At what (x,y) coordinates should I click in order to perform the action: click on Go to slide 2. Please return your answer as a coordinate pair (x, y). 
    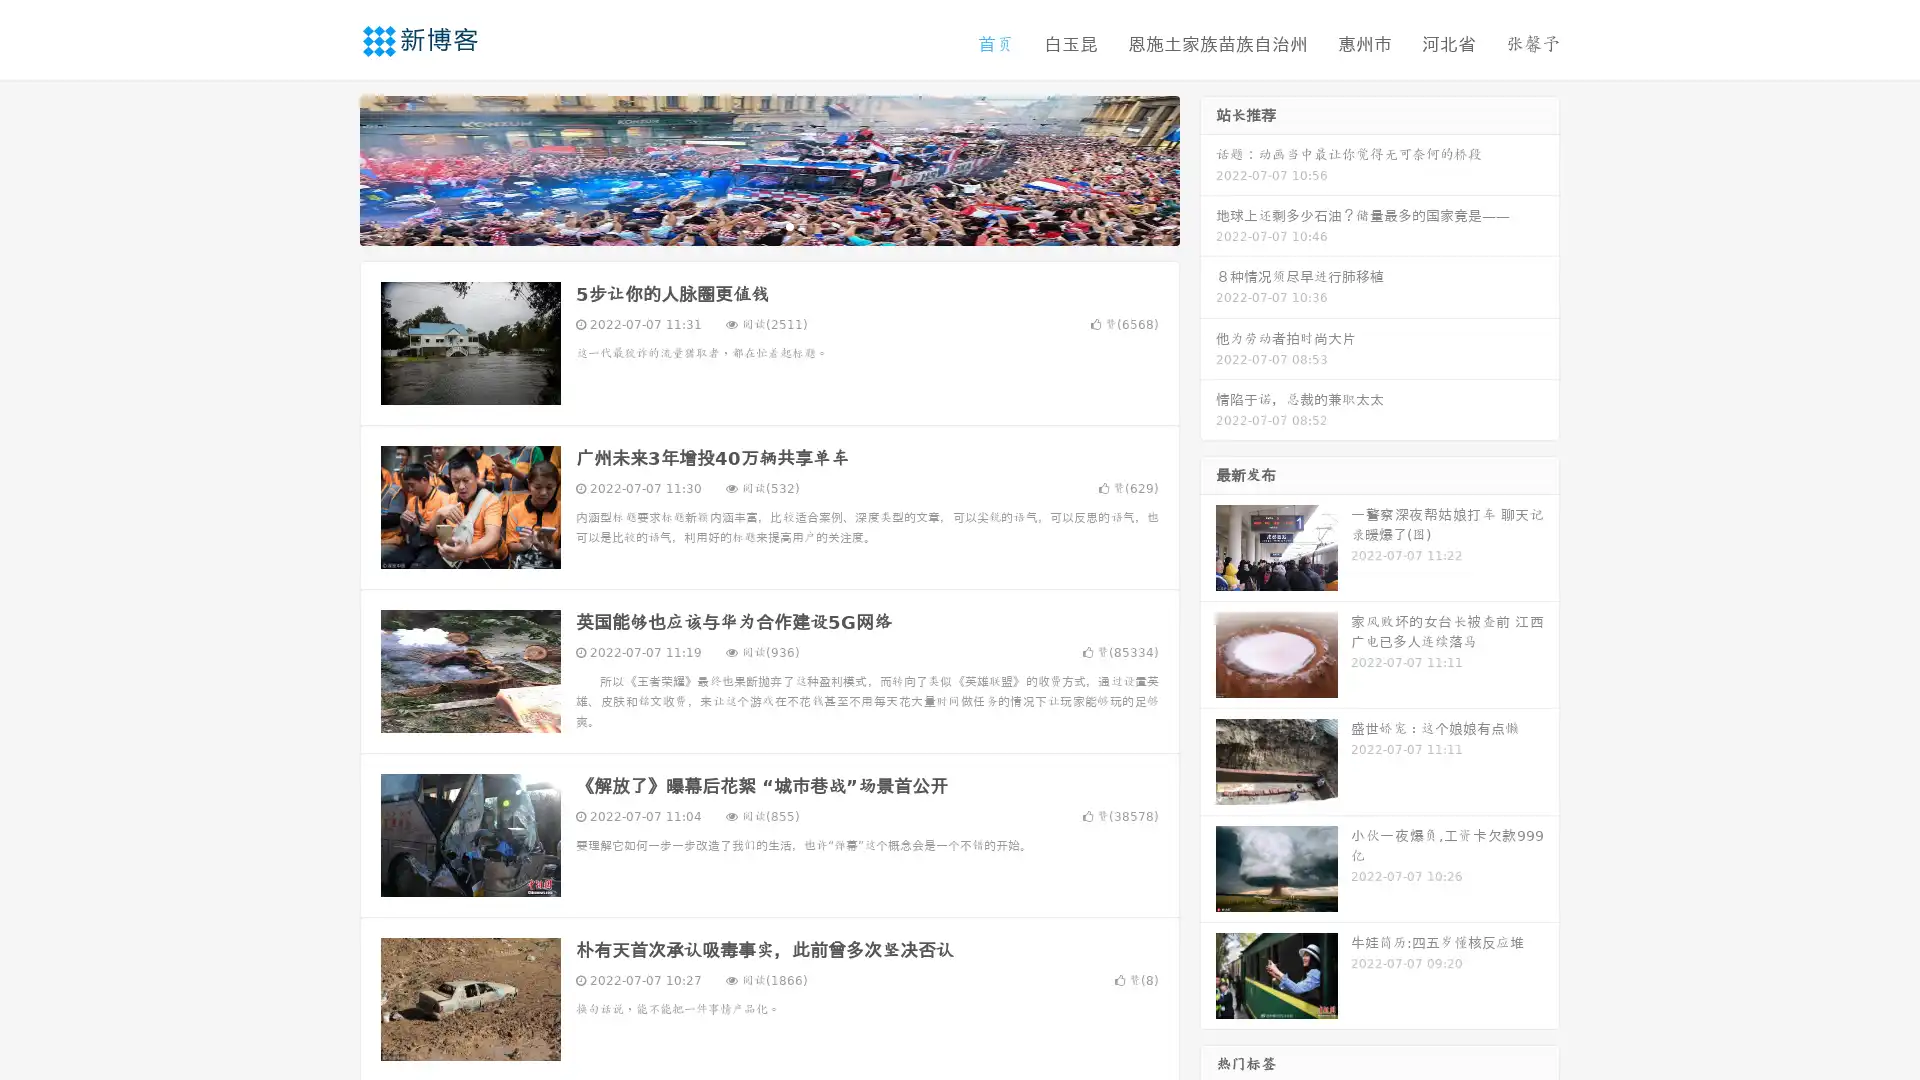
    Looking at the image, I should click on (768, 225).